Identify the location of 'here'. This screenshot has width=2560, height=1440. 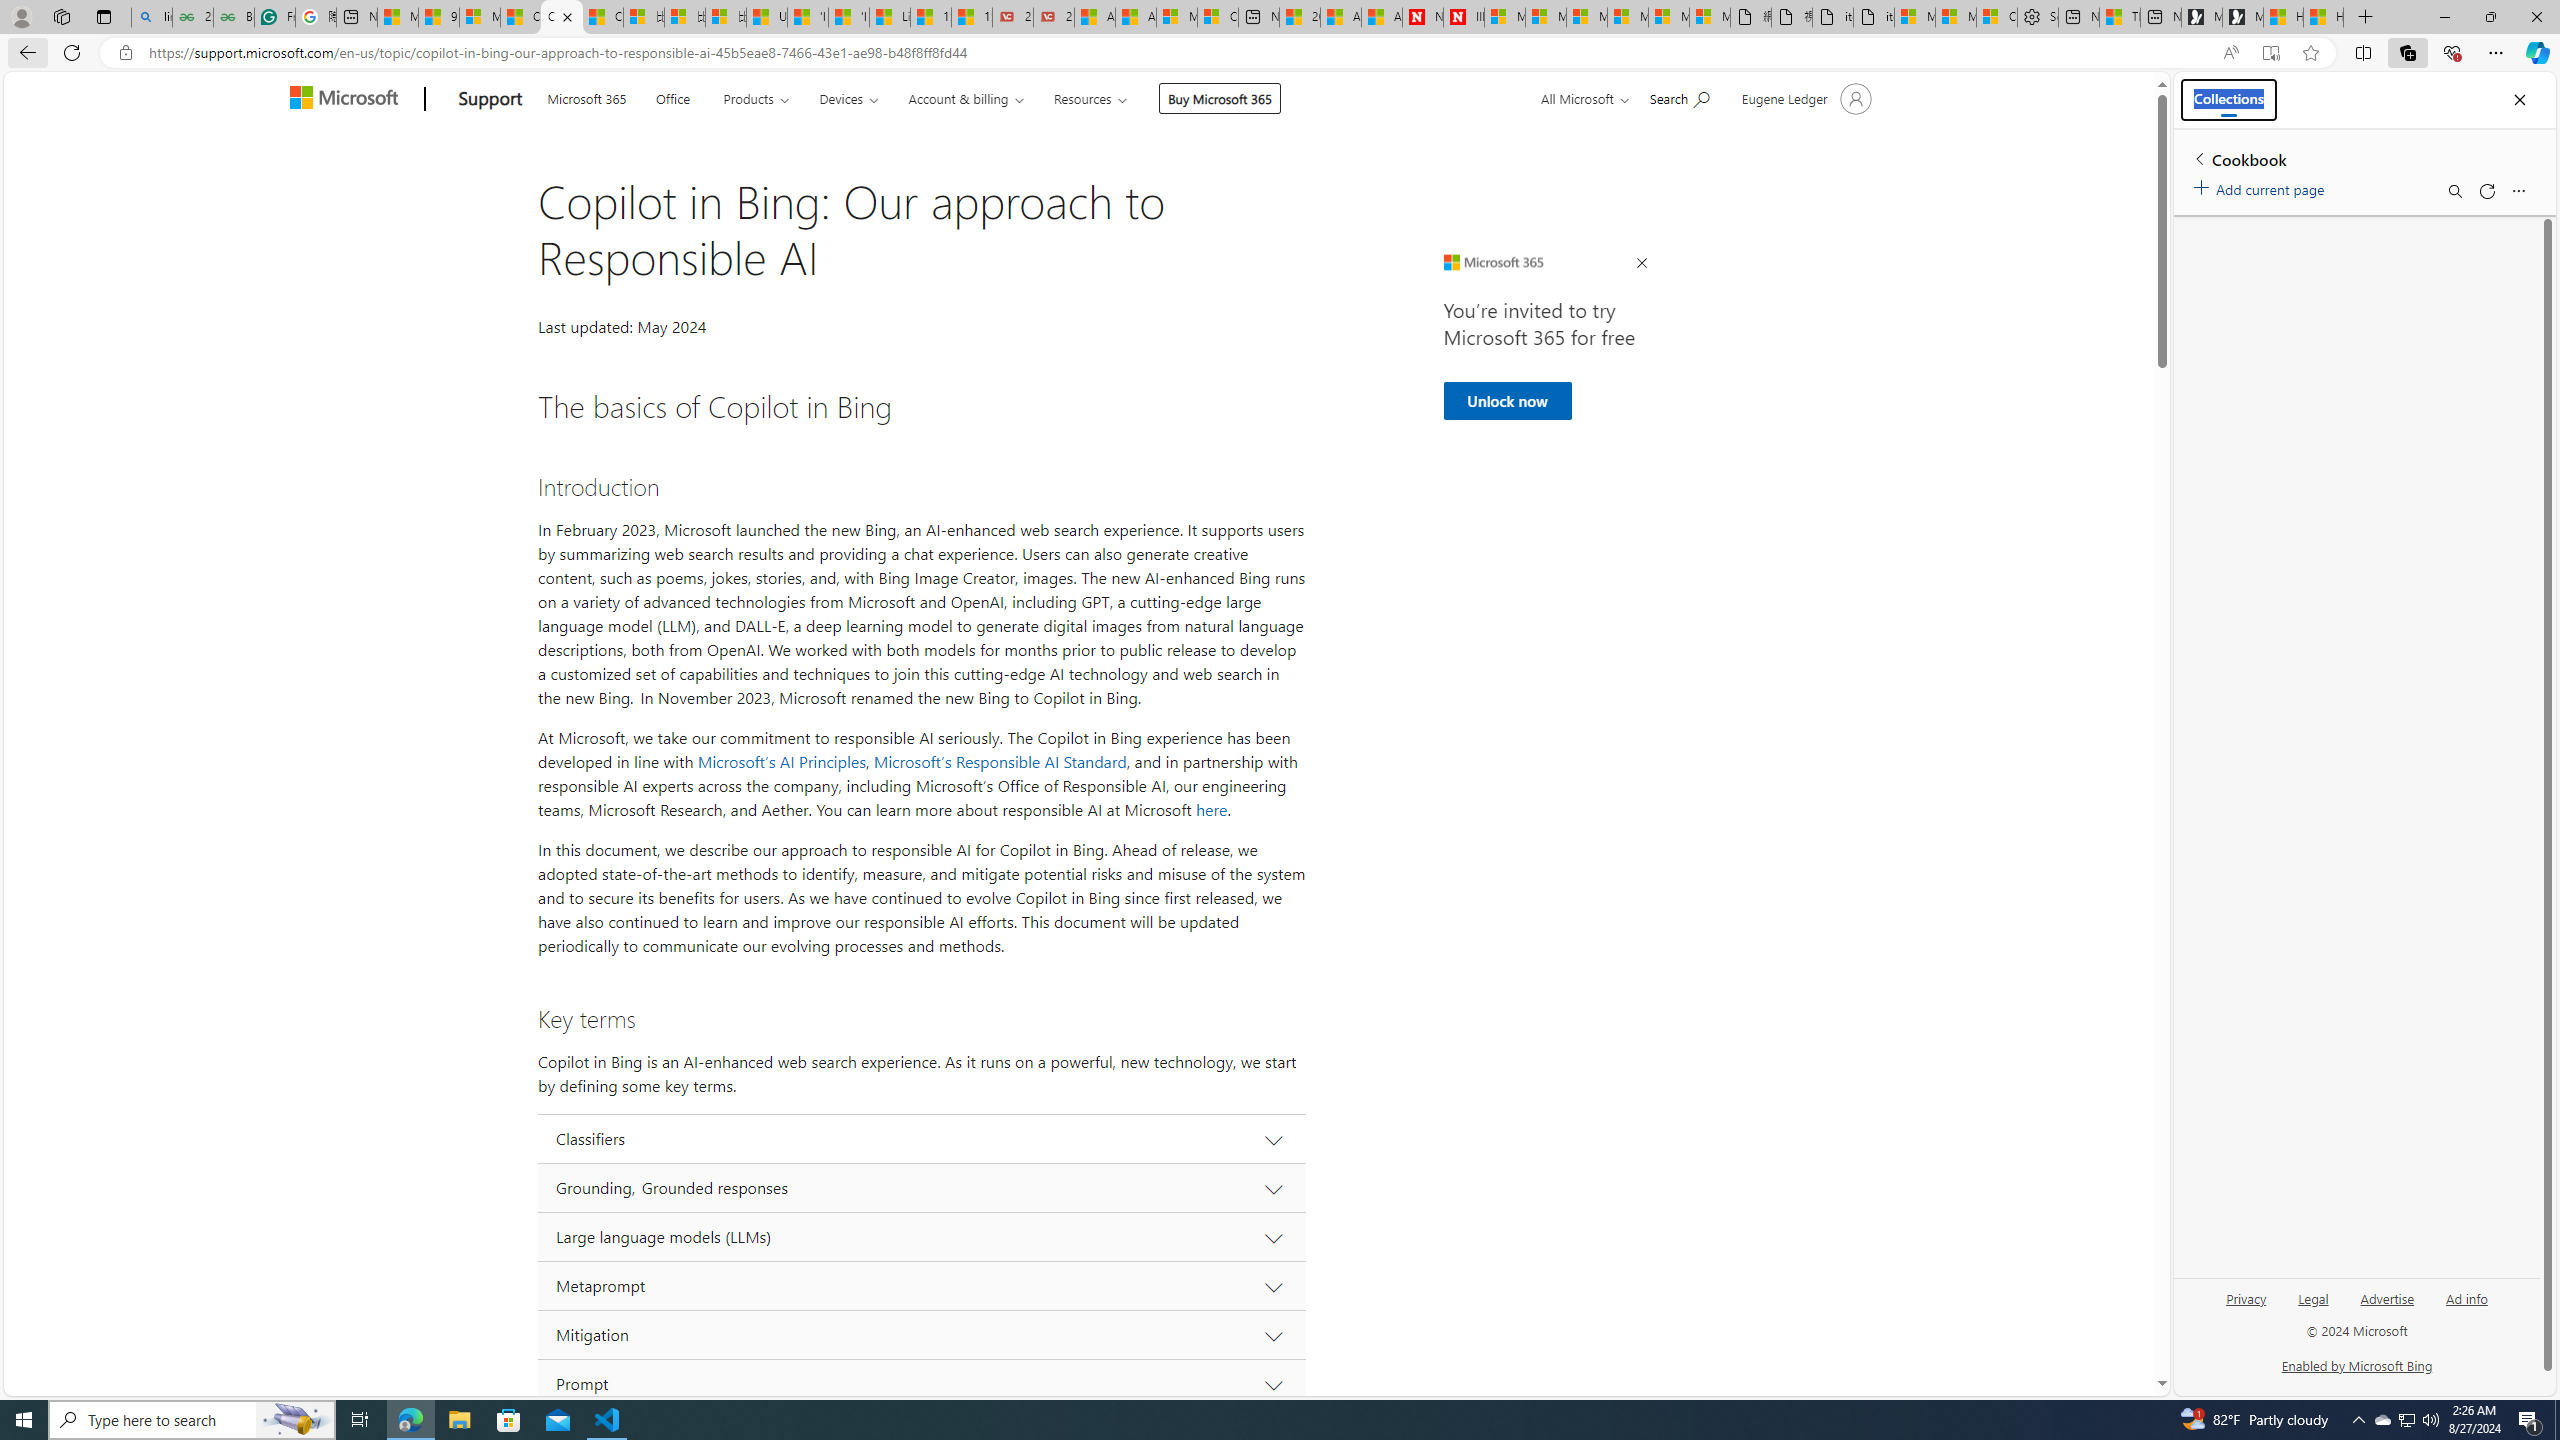
(1211, 809).